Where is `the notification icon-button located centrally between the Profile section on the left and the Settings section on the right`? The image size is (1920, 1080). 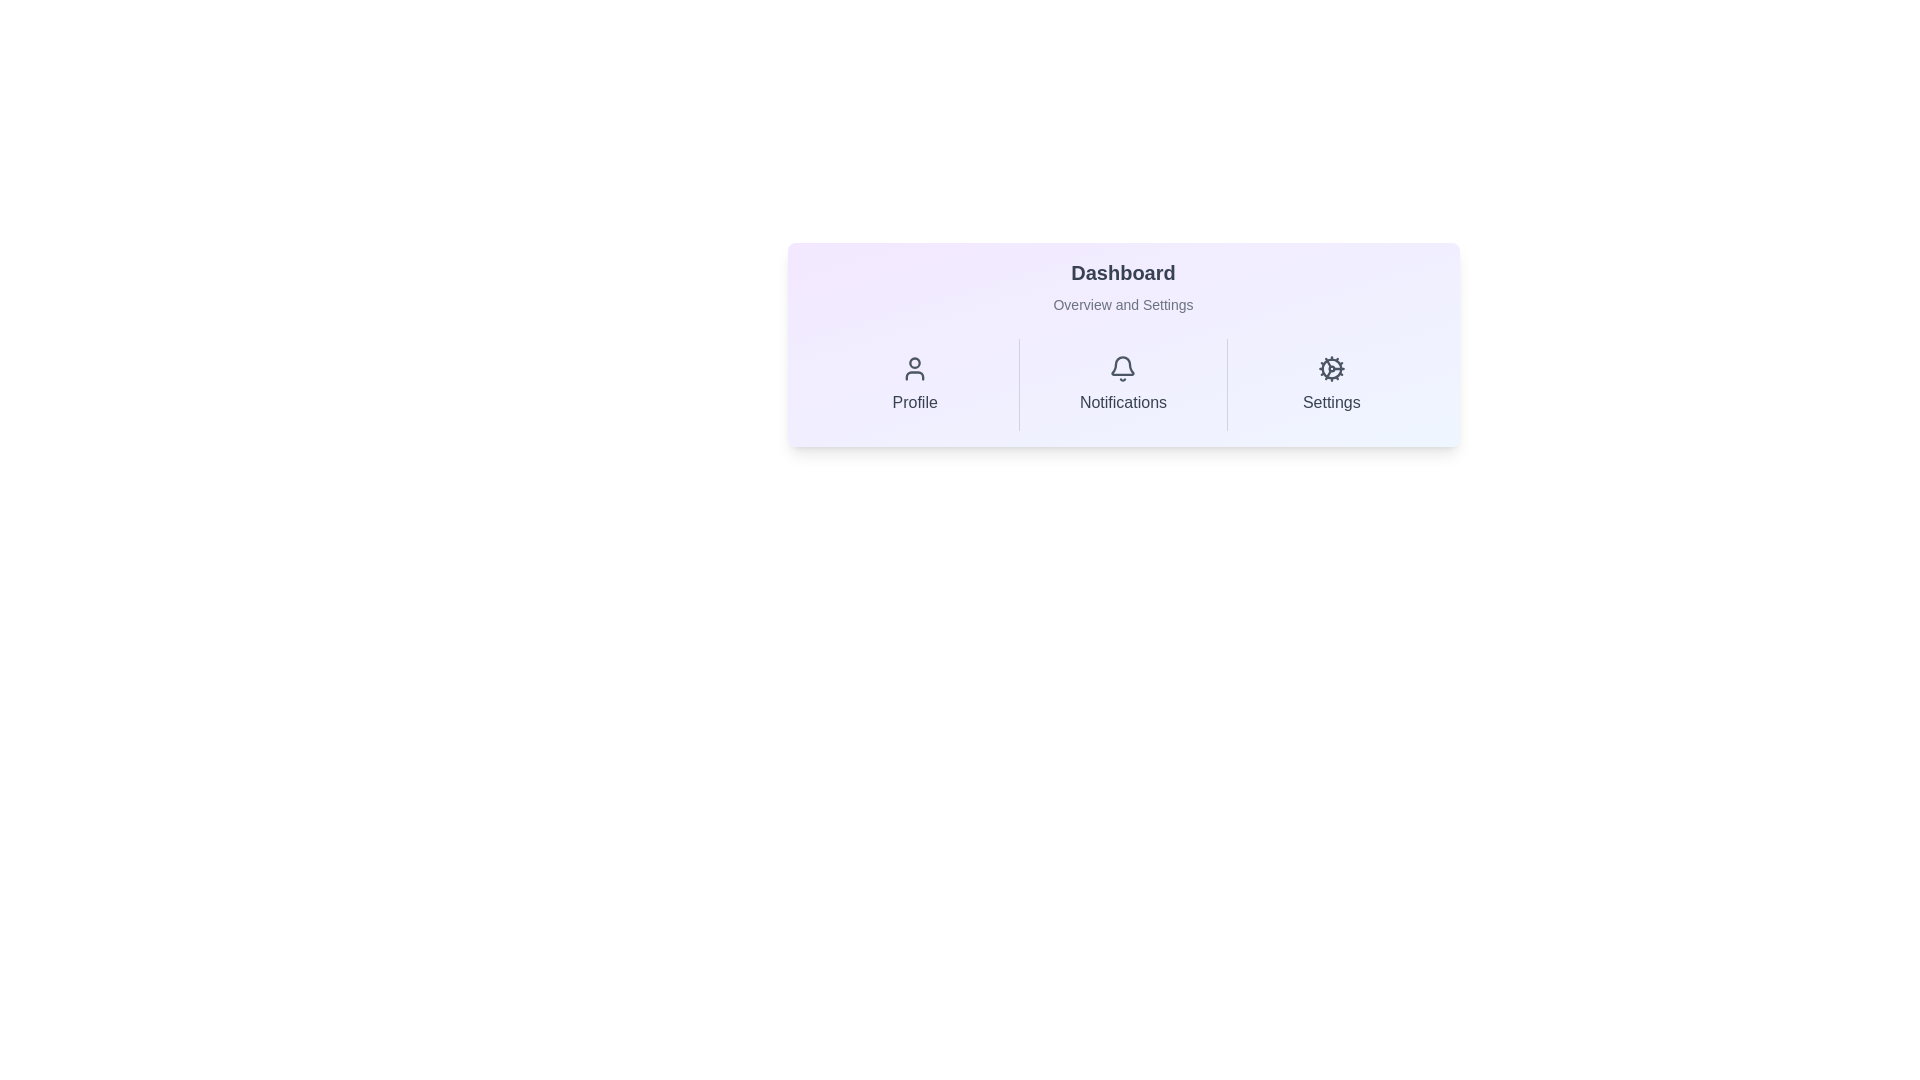
the notification icon-button located centrally between the Profile section on the left and the Settings section on the right is located at coordinates (1123, 385).